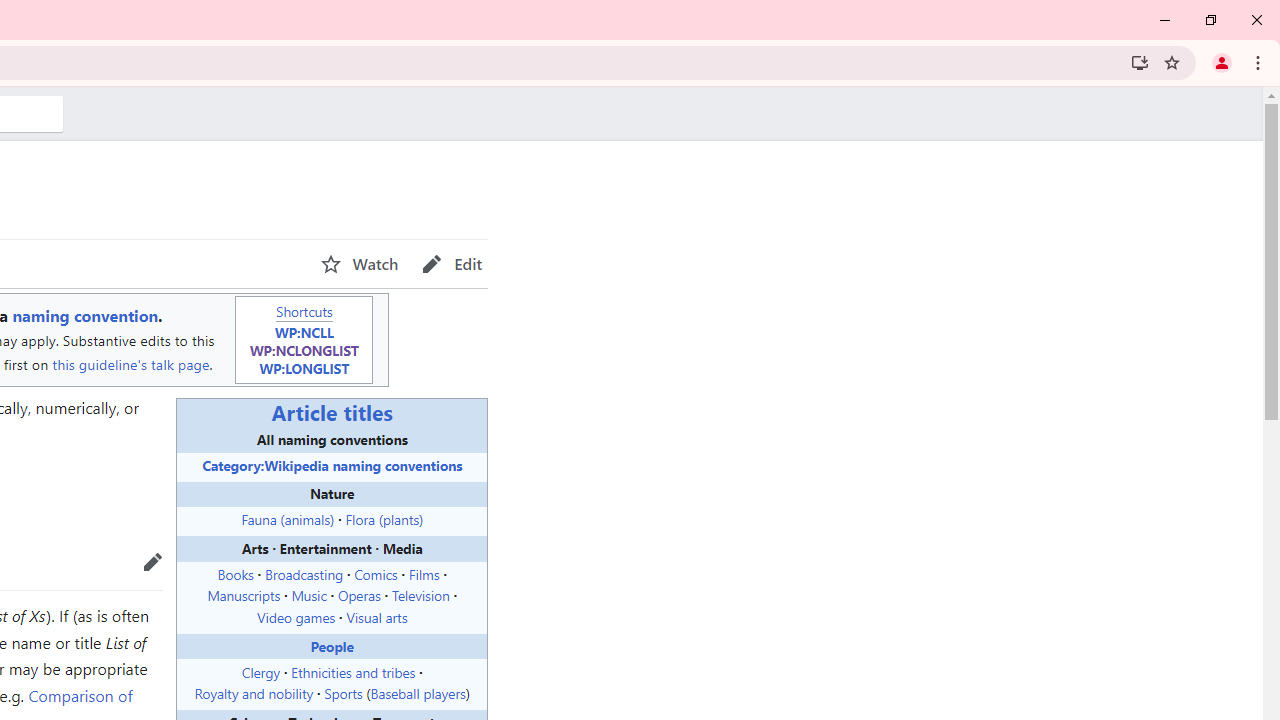 This screenshot has width=1280, height=720. I want to click on 'Baseball players', so click(416, 692).